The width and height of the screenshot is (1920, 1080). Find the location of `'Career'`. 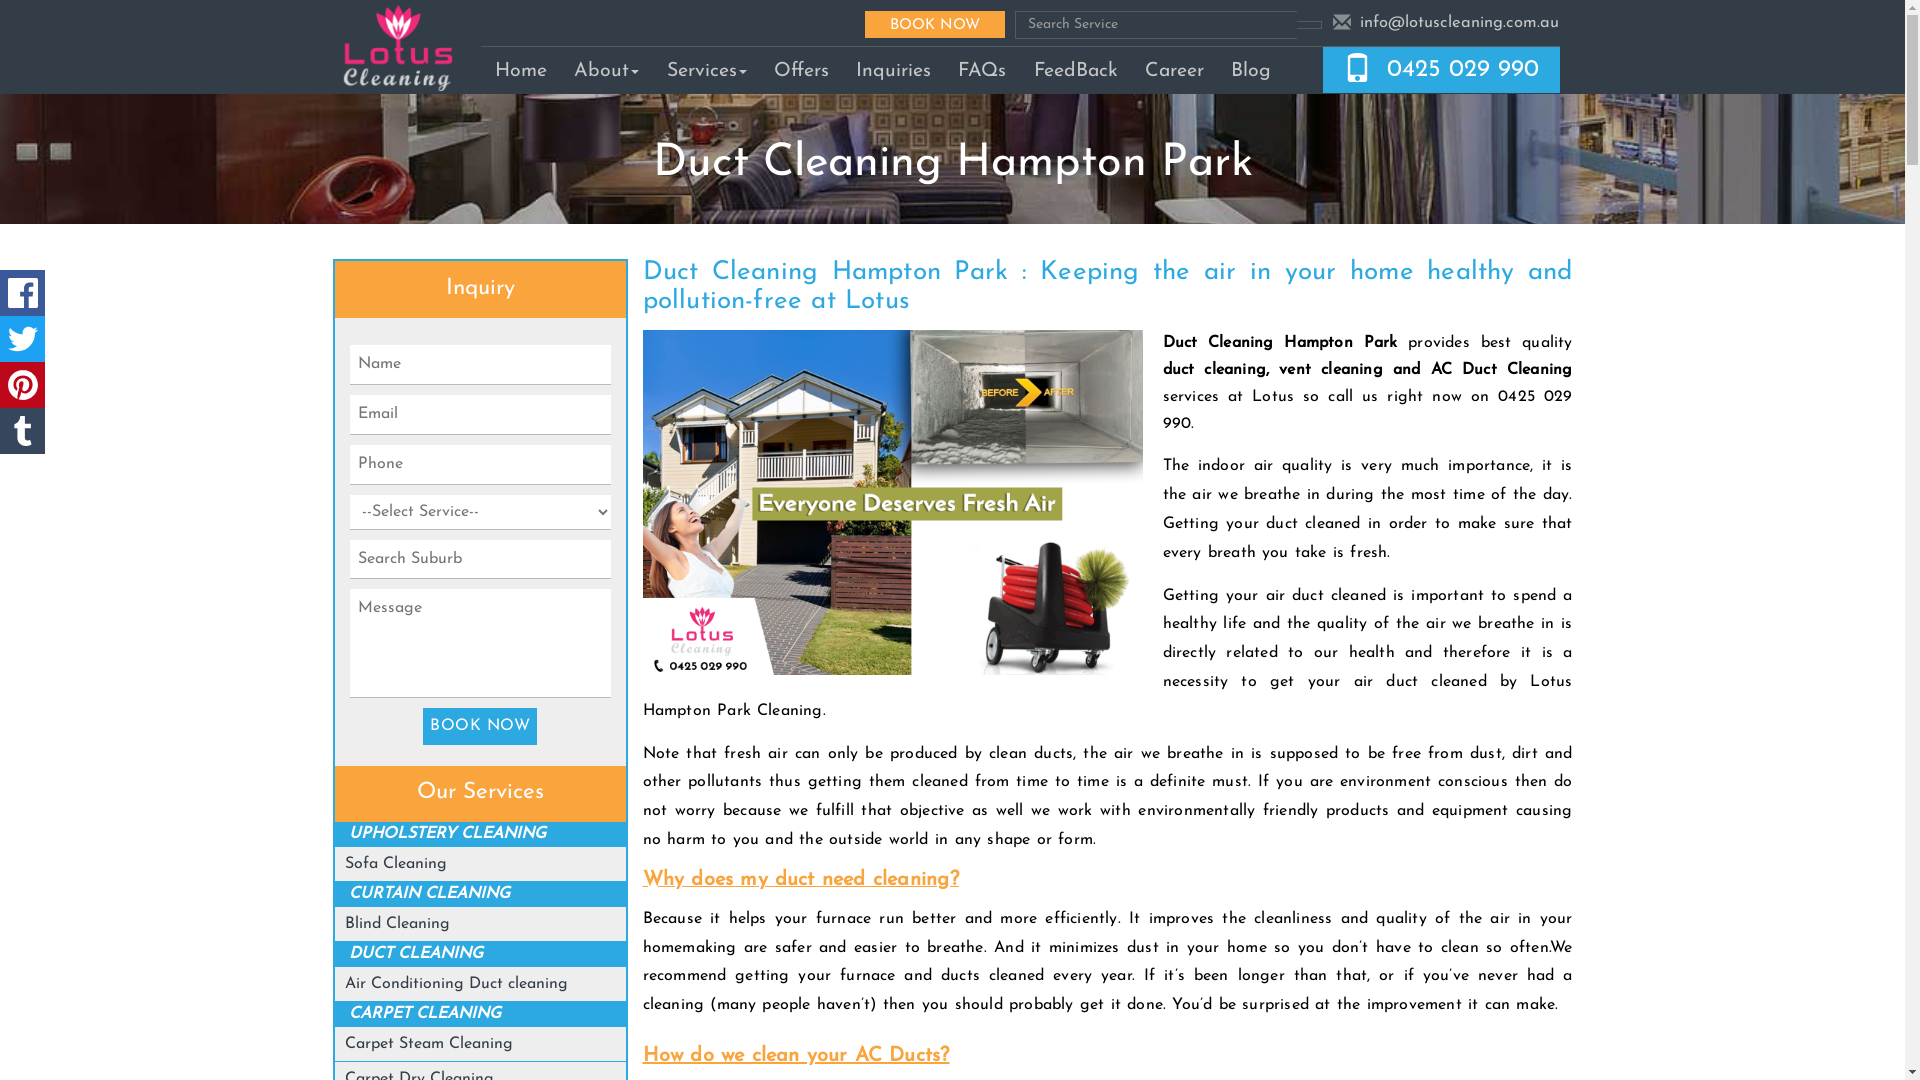

'Career' is located at coordinates (1174, 69).